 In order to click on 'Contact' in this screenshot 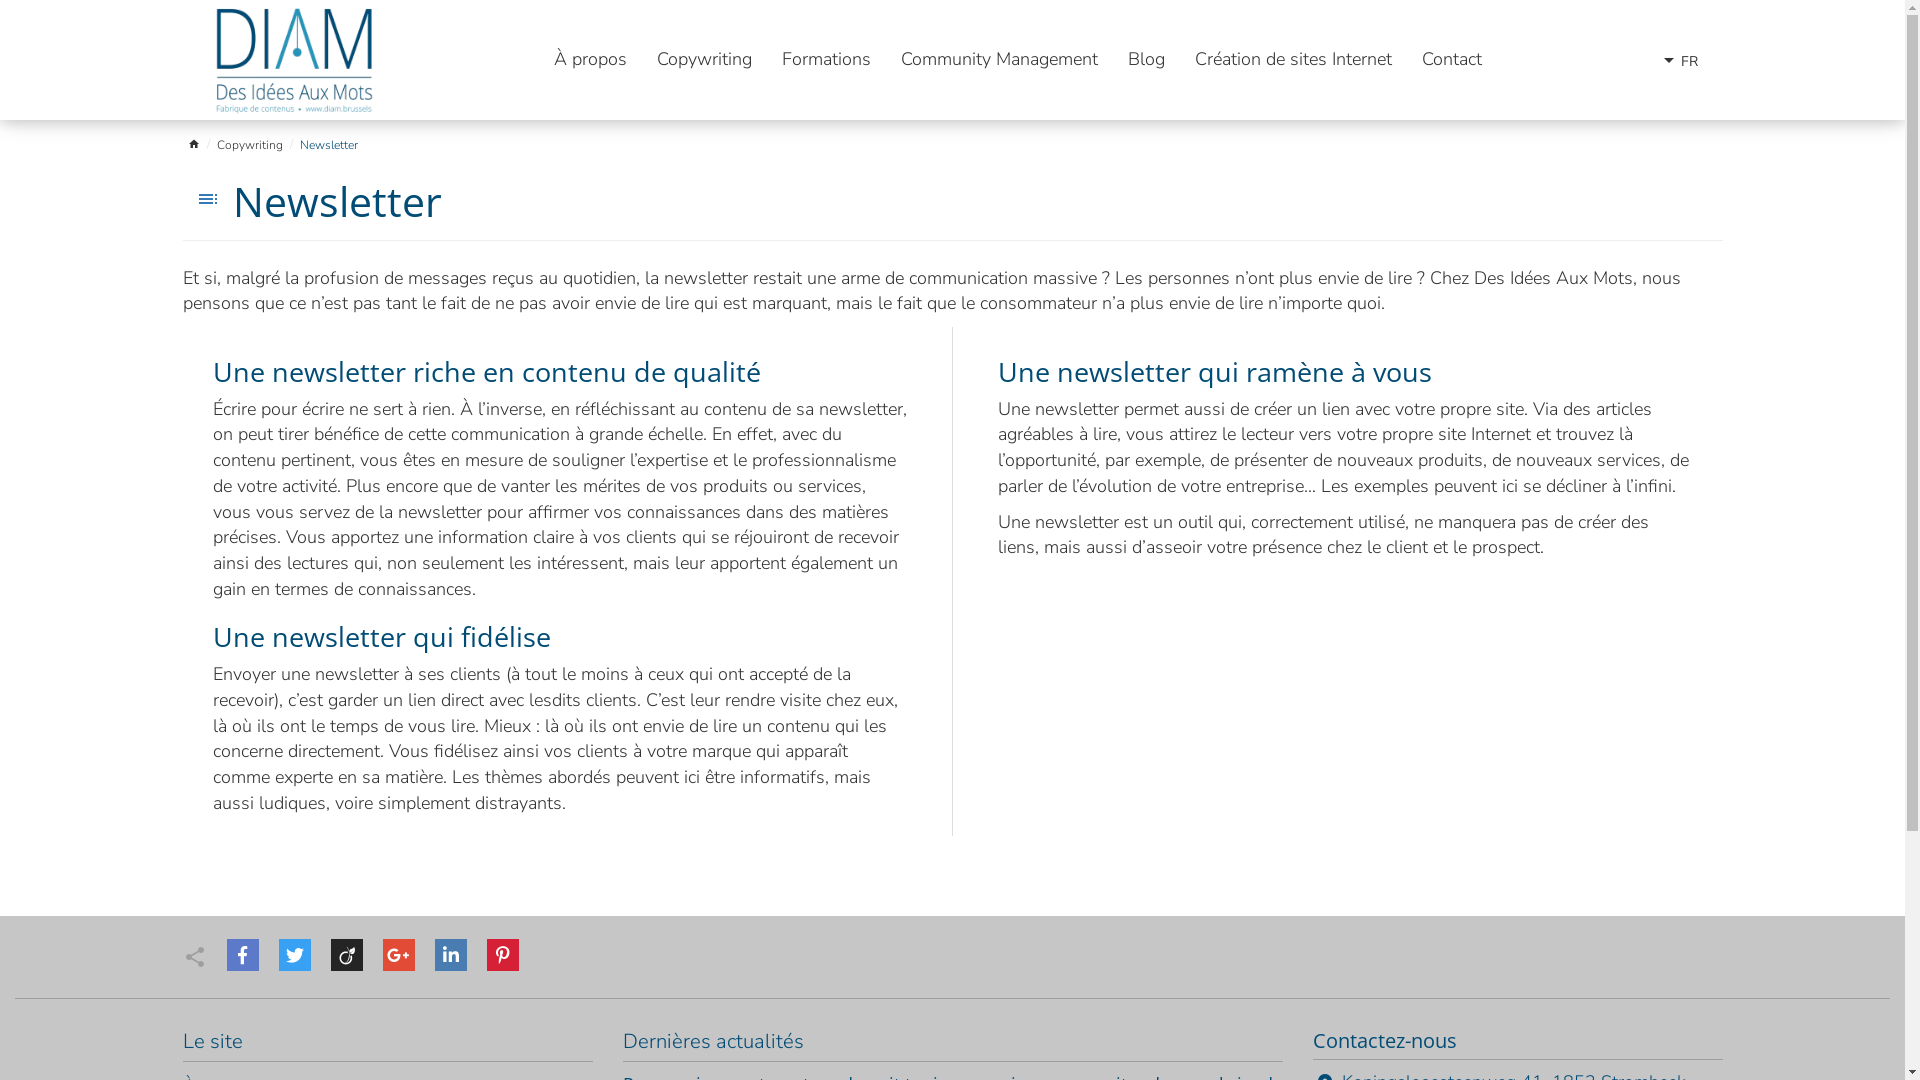, I will do `click(1405, 59)`.